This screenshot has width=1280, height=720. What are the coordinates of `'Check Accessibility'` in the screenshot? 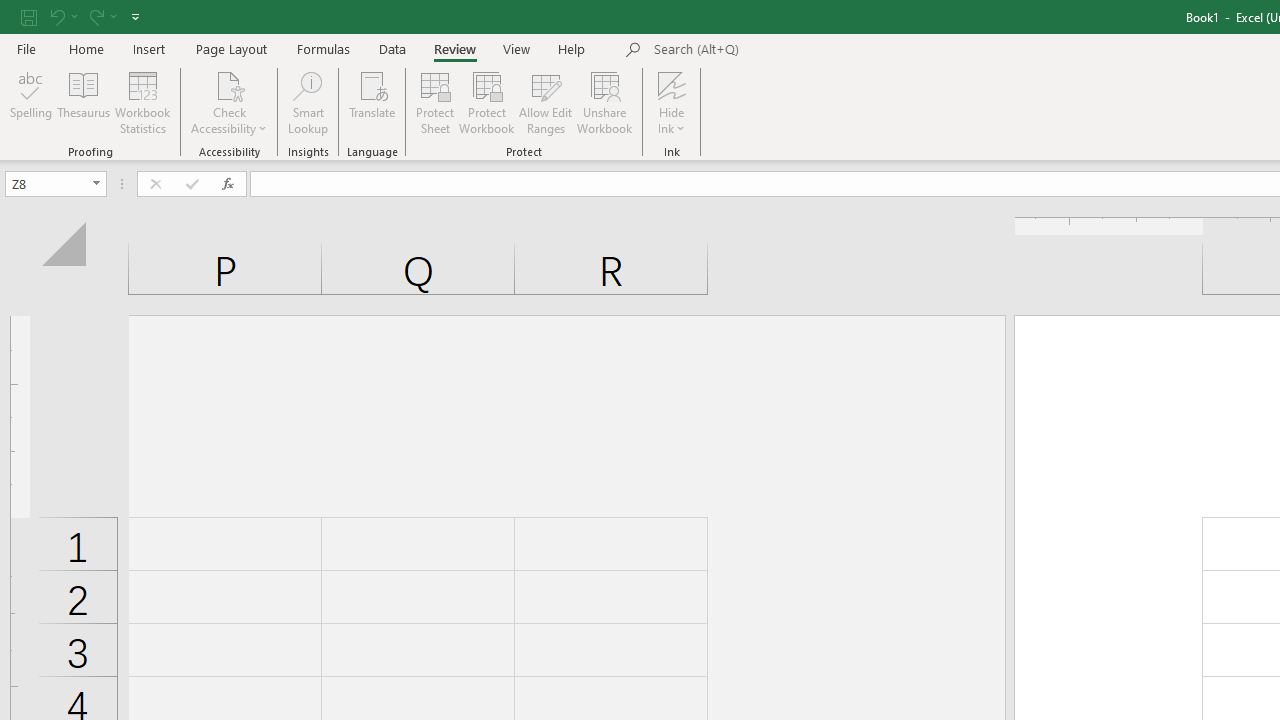 It's located at (229, 84).